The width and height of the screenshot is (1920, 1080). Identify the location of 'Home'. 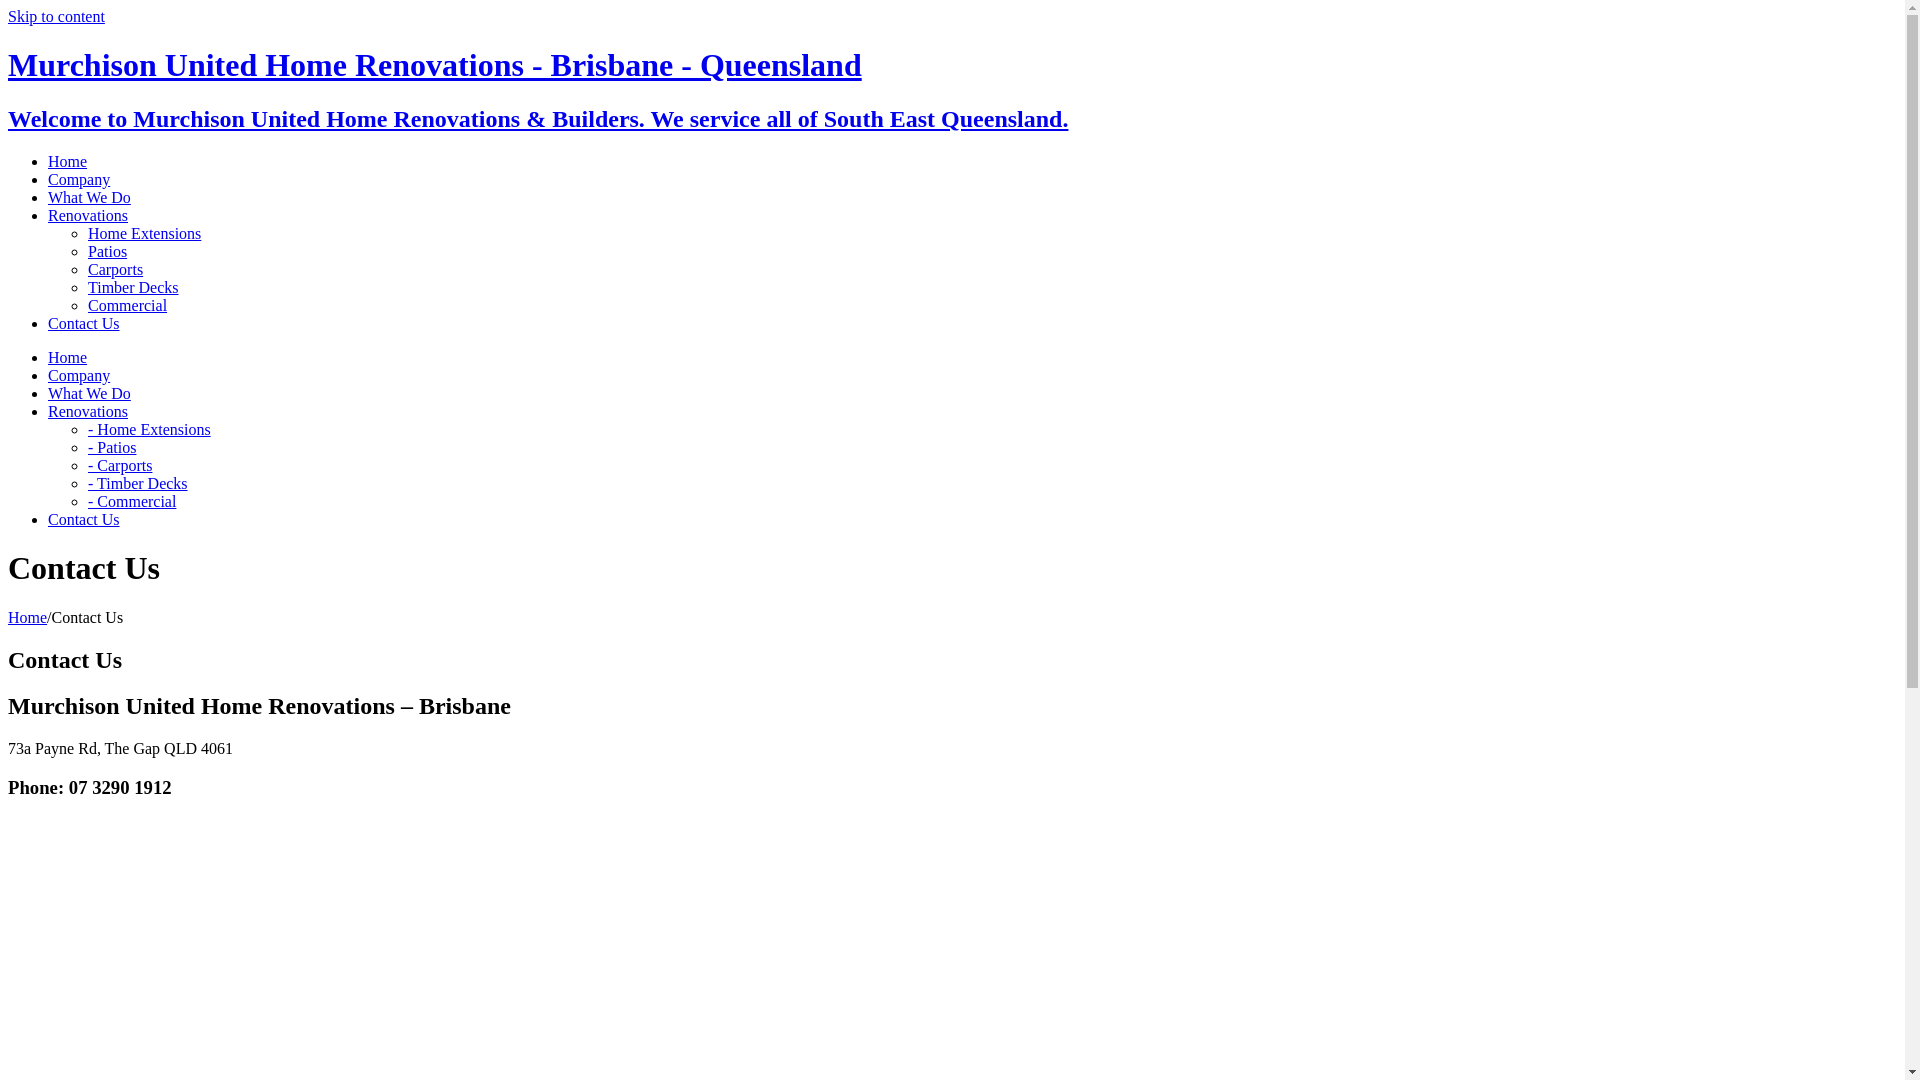
(27, 616).